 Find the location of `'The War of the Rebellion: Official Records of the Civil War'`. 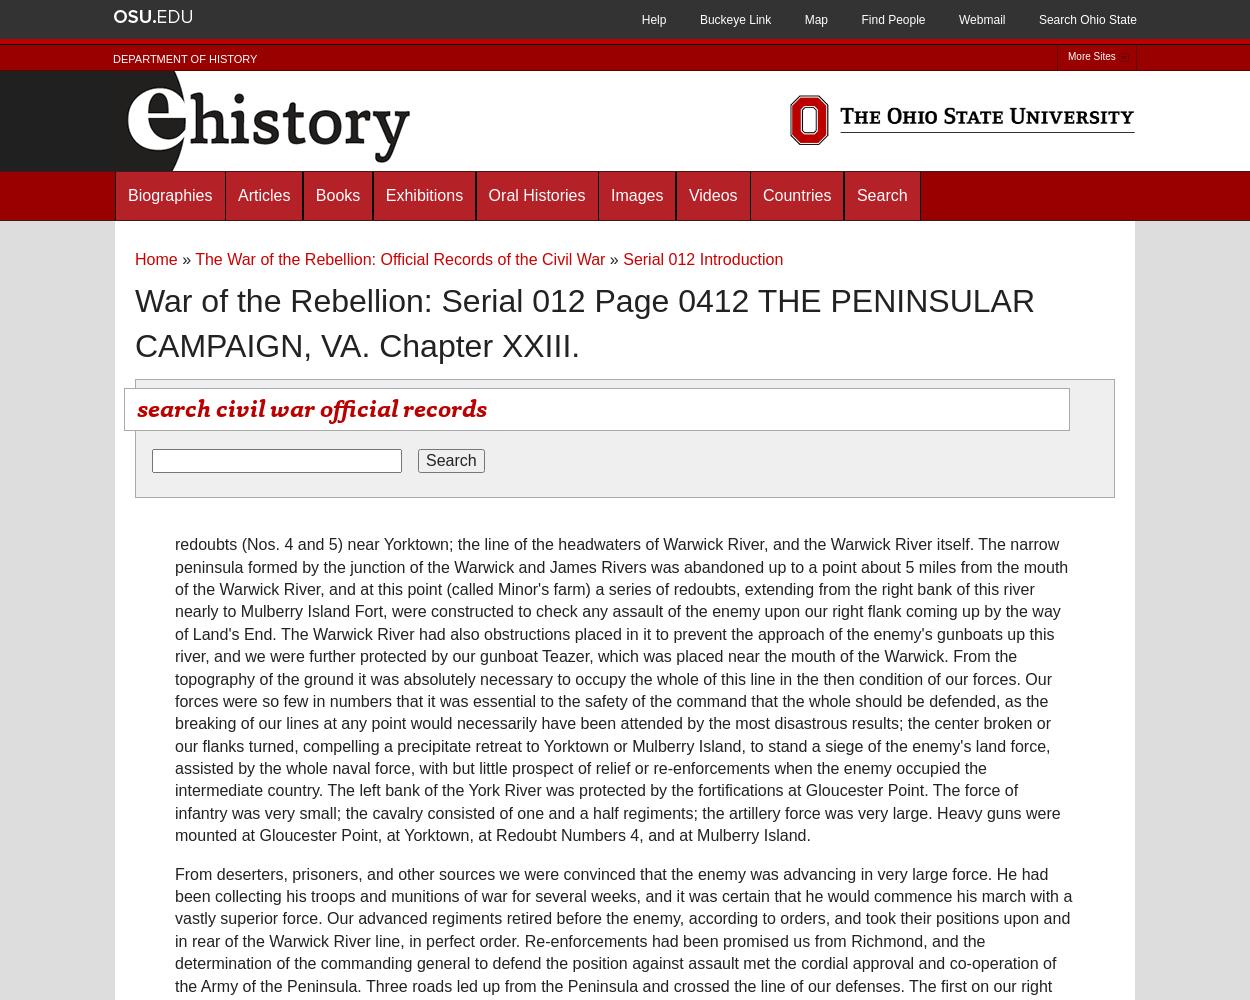

'The War of the Rebellion: Official Records of the Civil War' is located at coordinates (400, 259).